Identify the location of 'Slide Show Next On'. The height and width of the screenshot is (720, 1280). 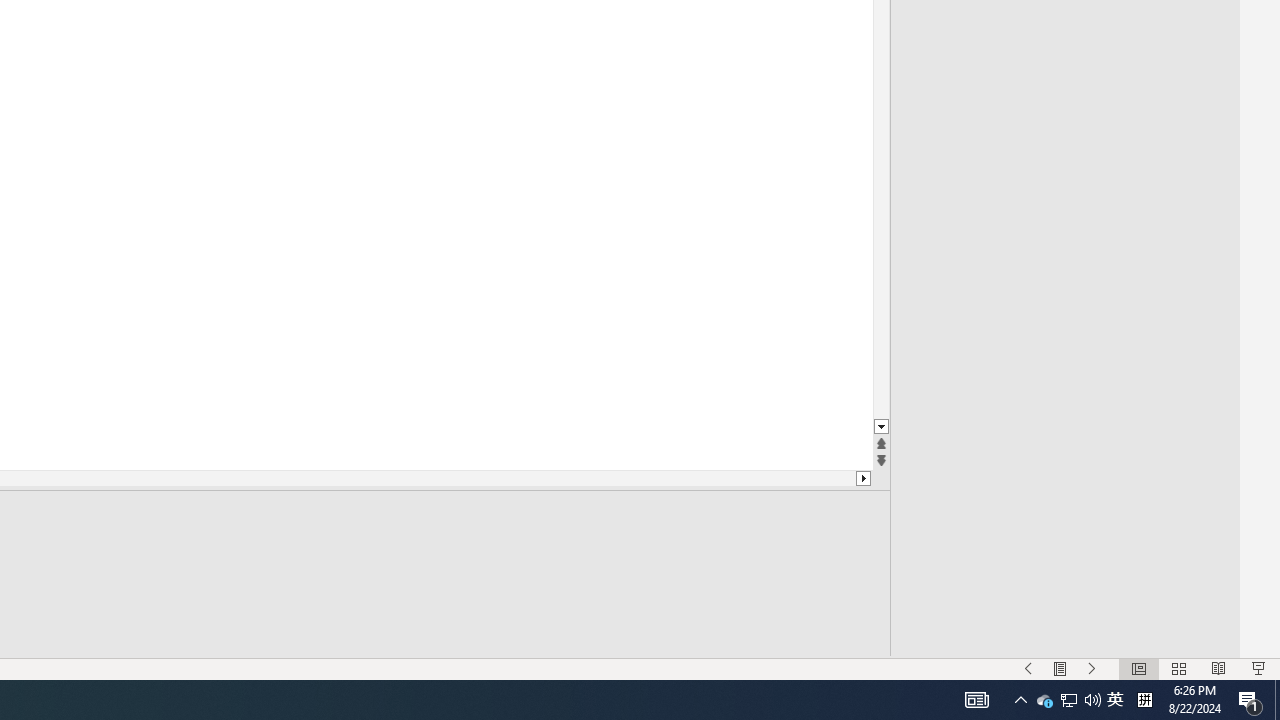
(1091, 669).